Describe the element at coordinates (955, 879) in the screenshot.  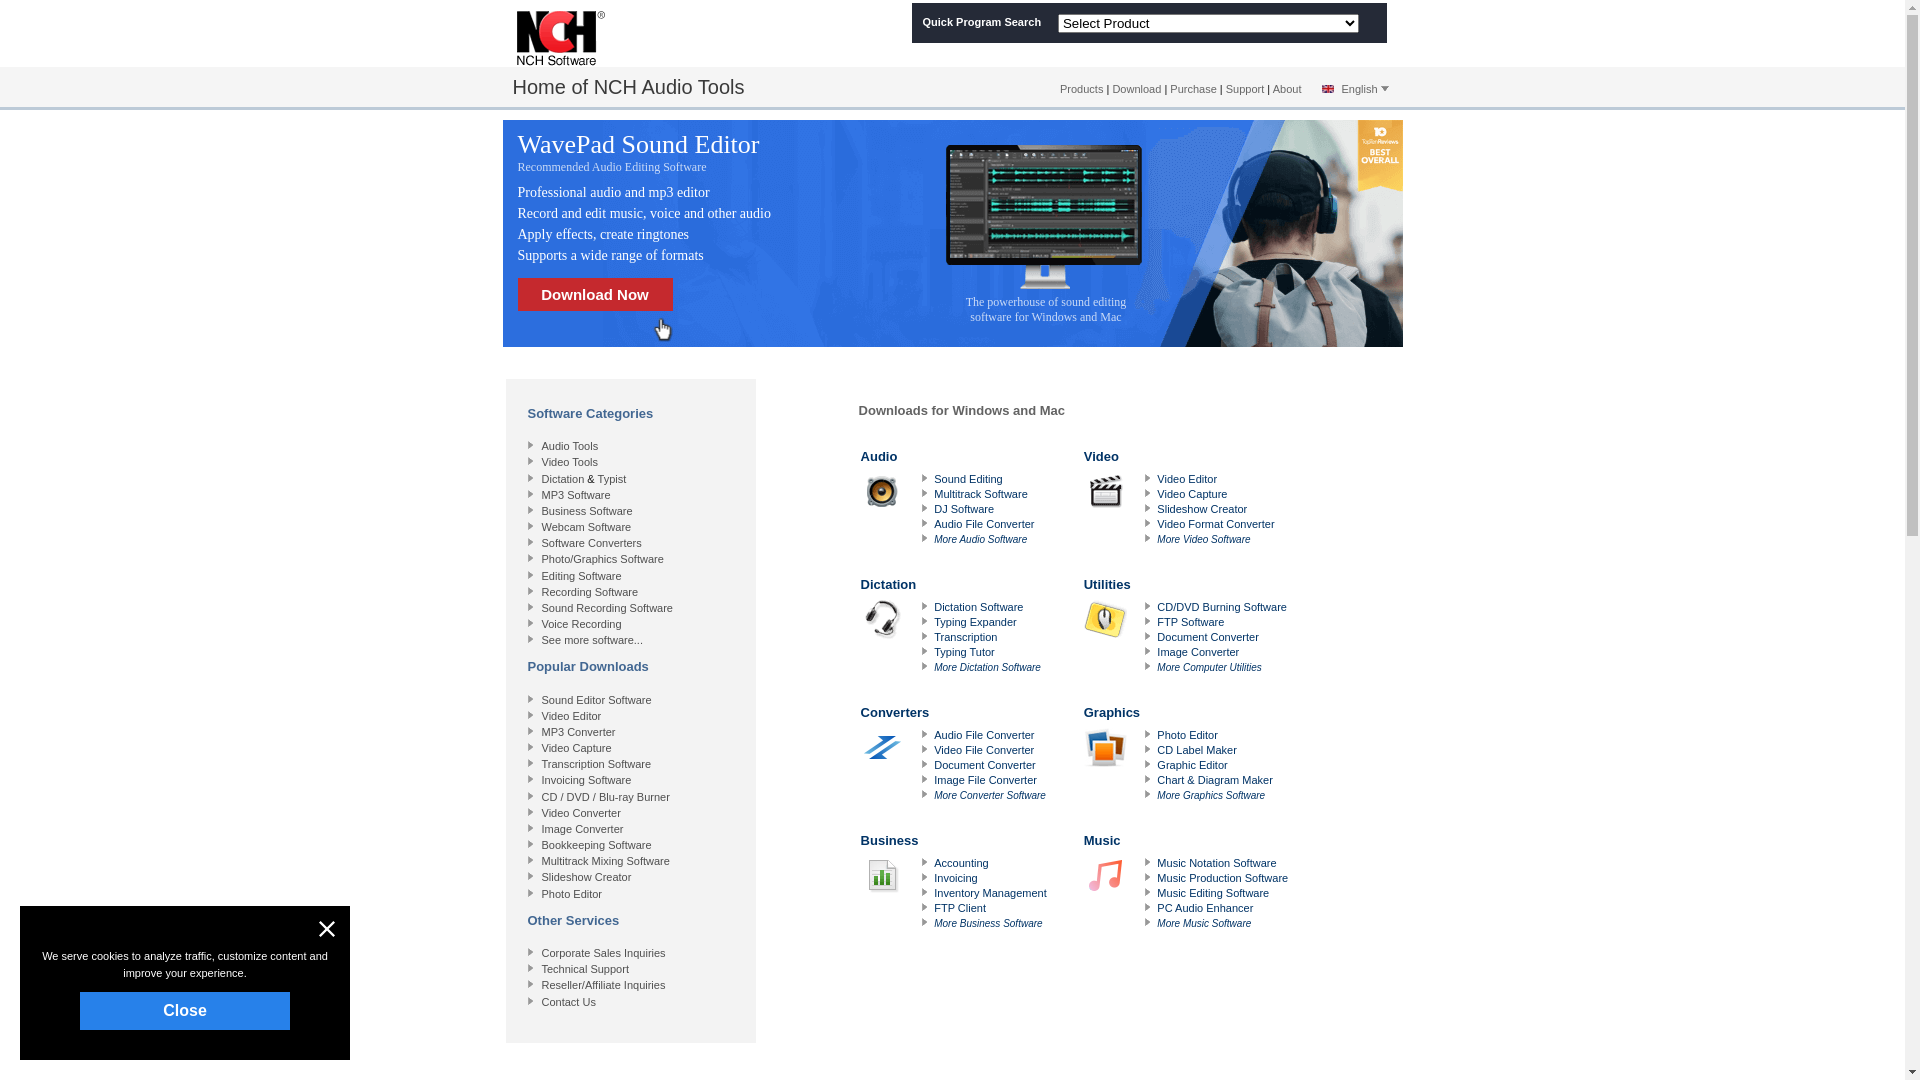
I see `'Business'` at that location.